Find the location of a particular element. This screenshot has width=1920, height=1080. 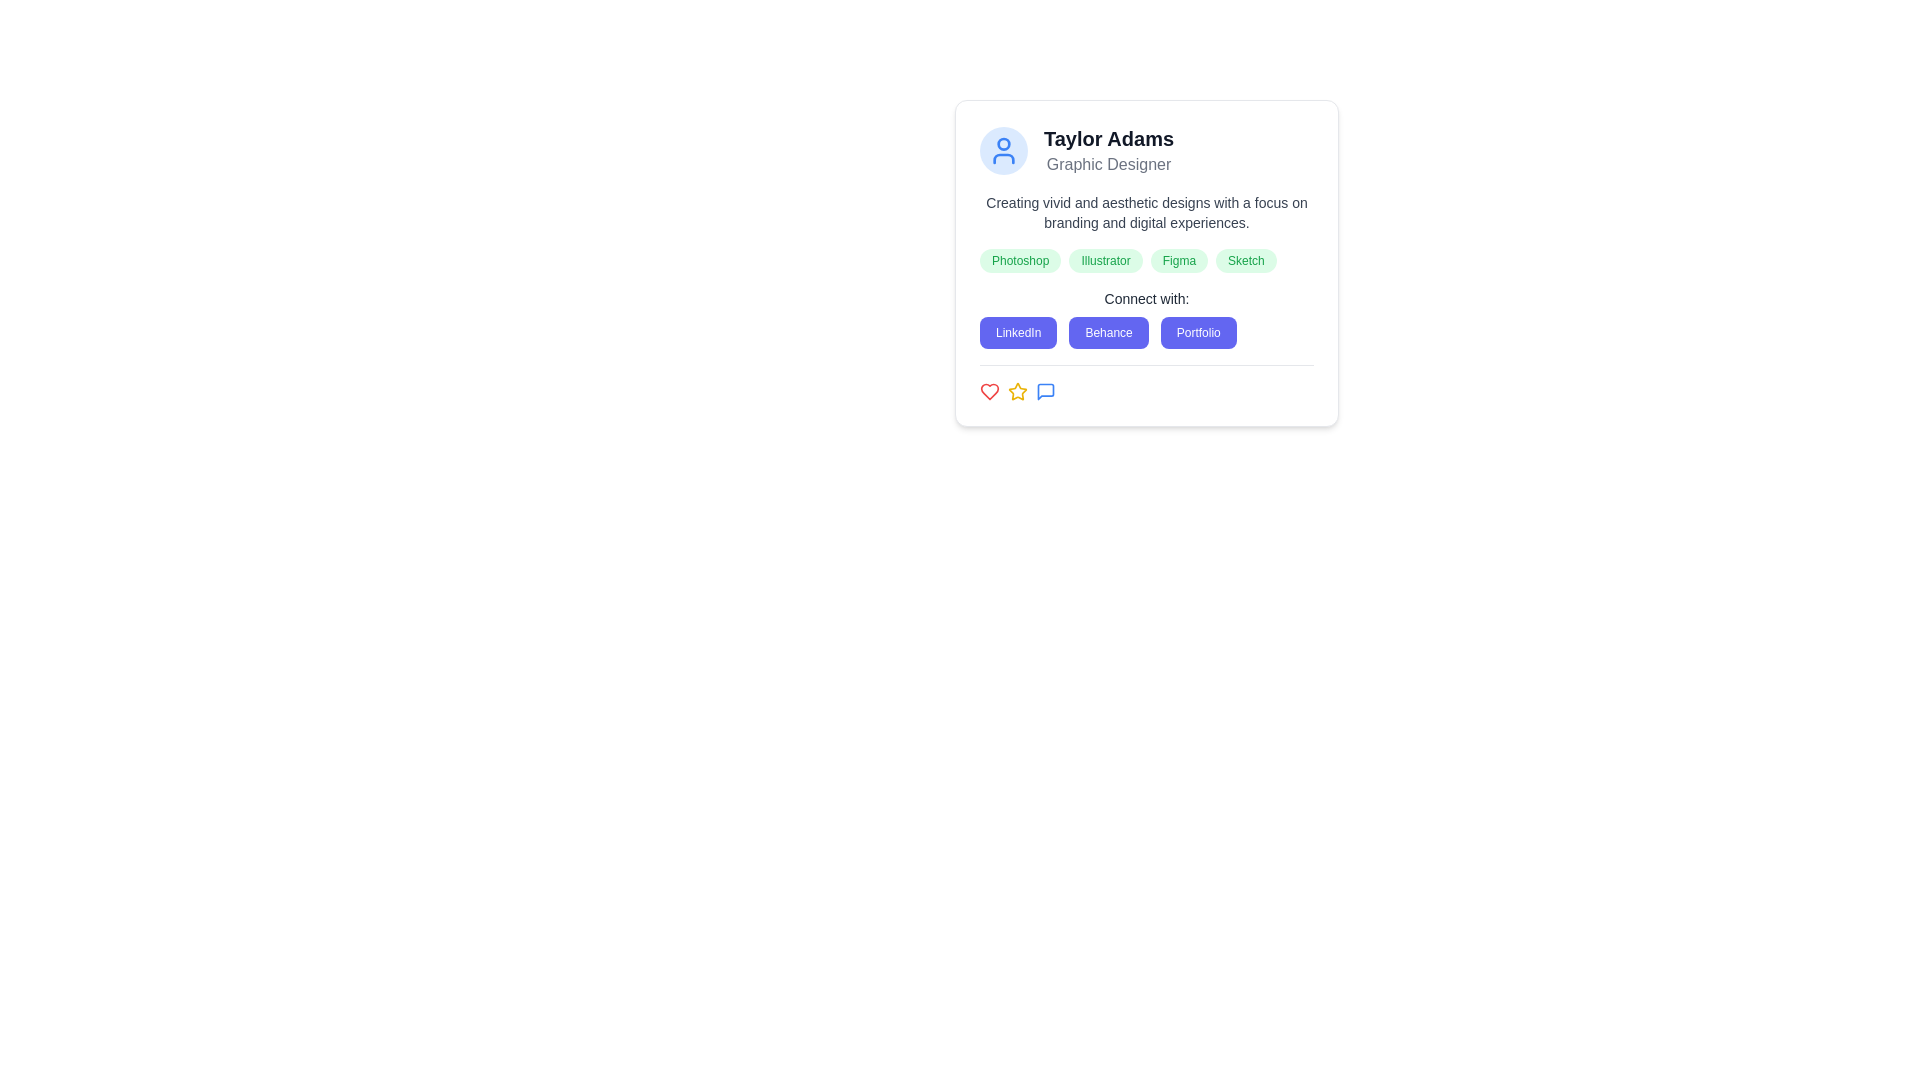

the descriptor label text located above the buttons labeled 'LinkedIn,' 'Behance,' and 'Portfolio,' which provides context for these buttons is located at coordinates (1147, 299).